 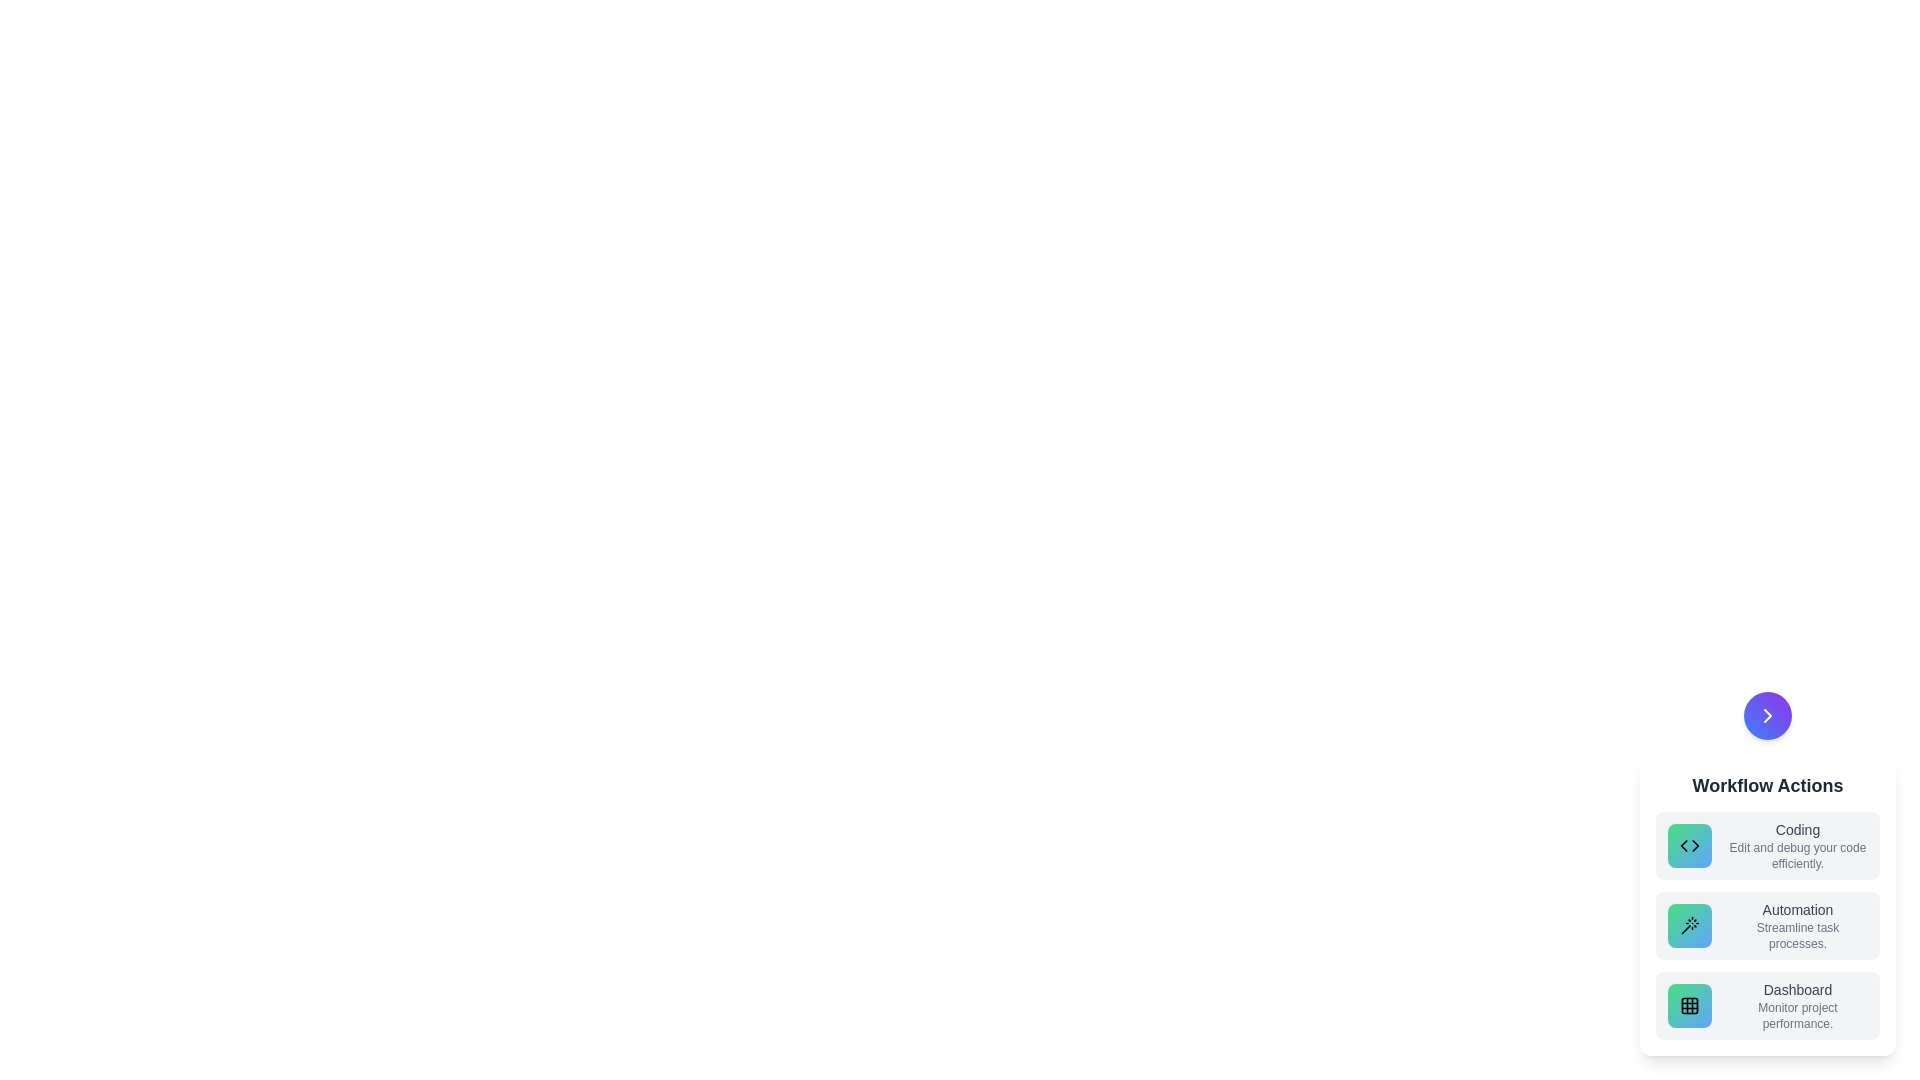 What do you see at coordinates (1767, 715) in the screenshot?
I see `the button to toggle the visibility of the WorkflowQuickAccess menu` at bounding box center [1767, 715].